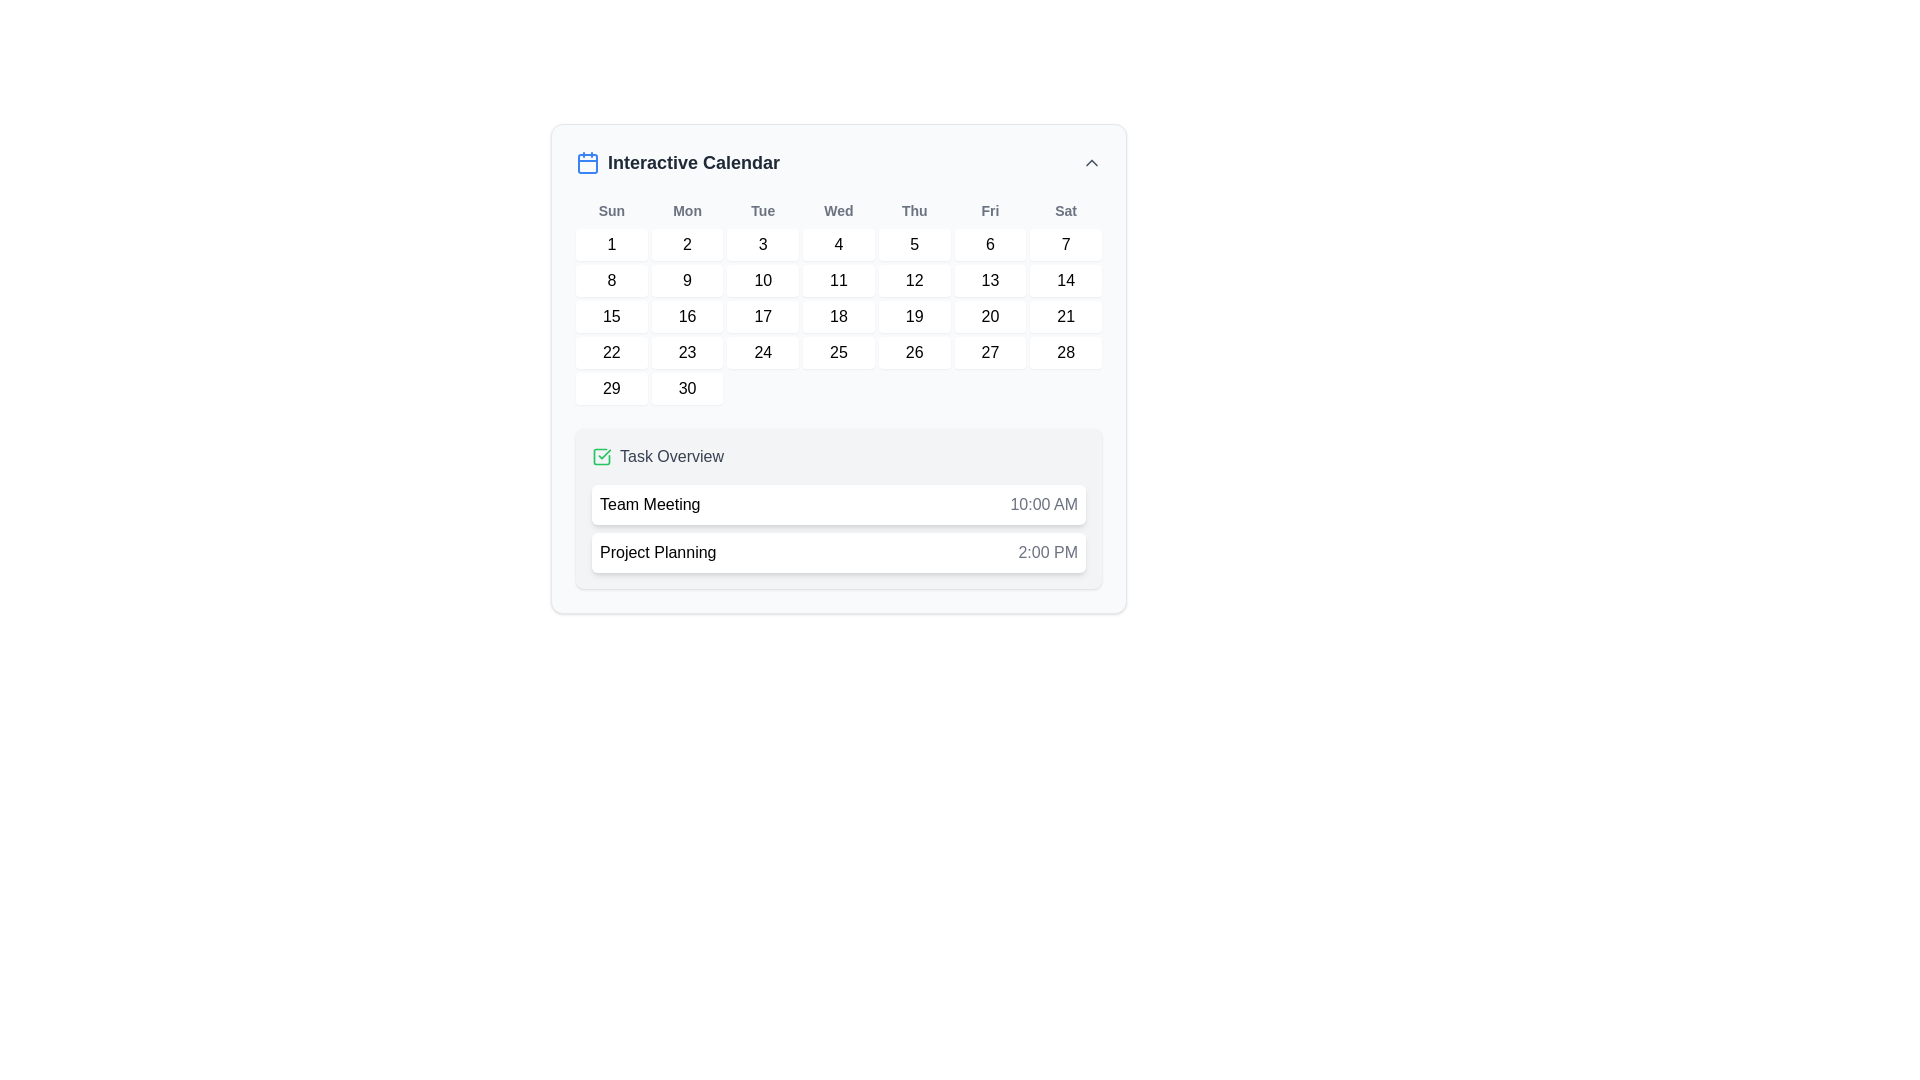  I want to click on the small square-shaped button labeled '24' with a white background, so click(762, 352).